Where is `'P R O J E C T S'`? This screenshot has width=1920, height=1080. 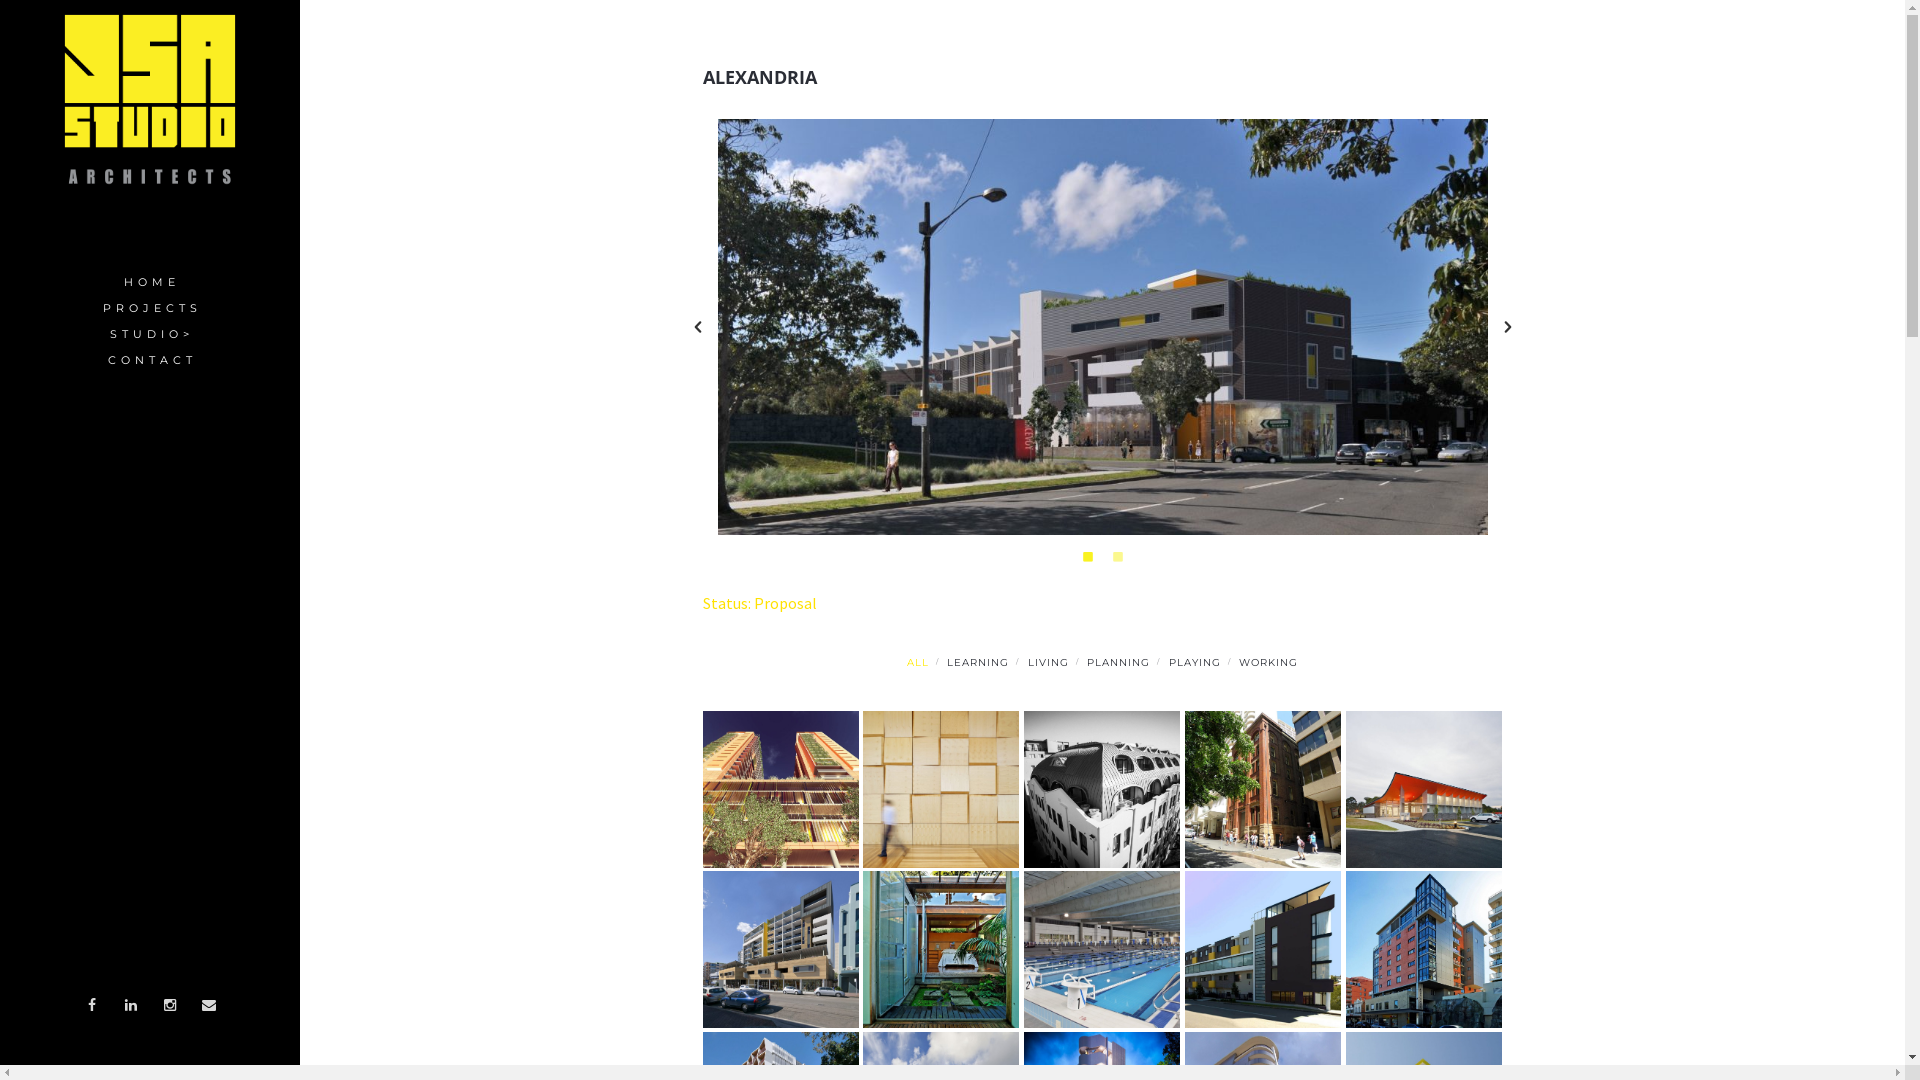 'P R O J E C T S' is located at coordinates (148, 308).